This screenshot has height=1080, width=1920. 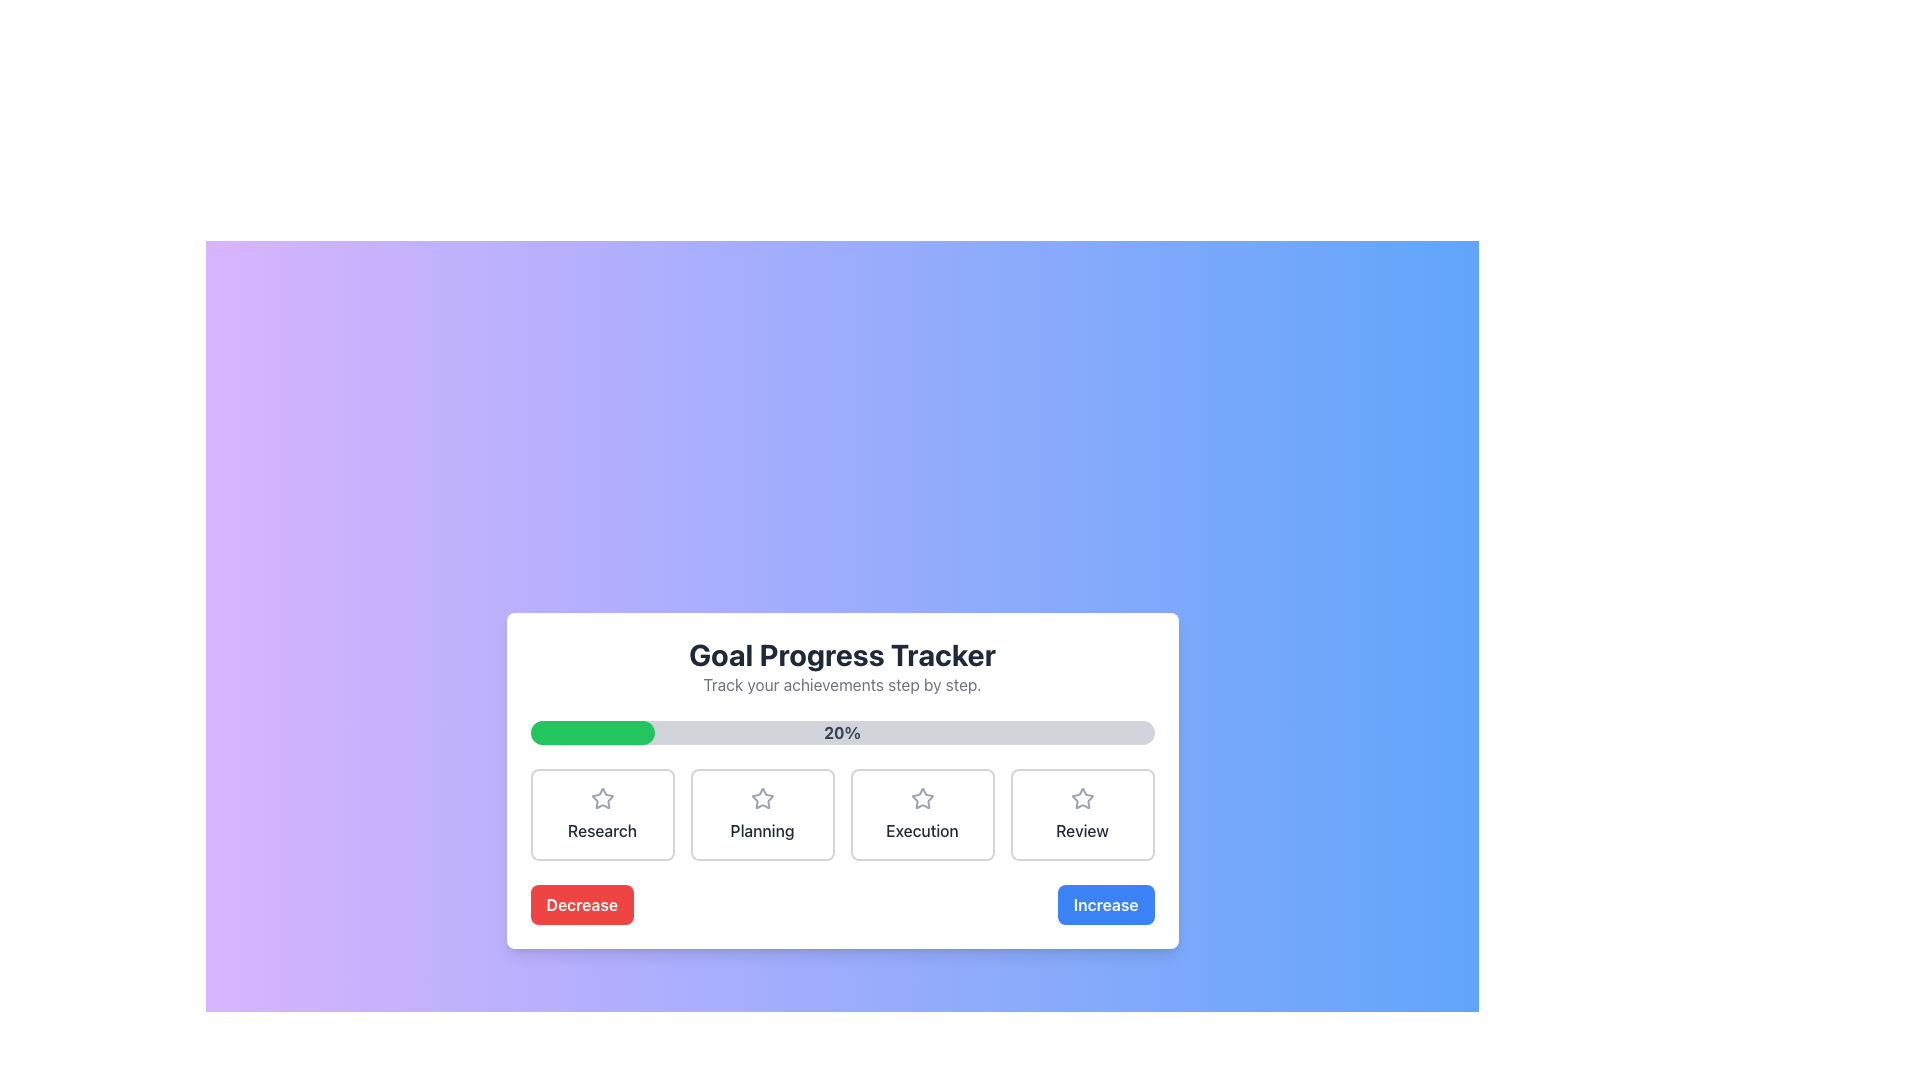 What do you see at coordinates (842, 732) in the screenshot?
I see `the Progress bar, which is a rectangular element with a gray background and a green filled area indicating 20% progress, located within the 'Goal Progress Tracker' card` at bounding box center [842, 732].